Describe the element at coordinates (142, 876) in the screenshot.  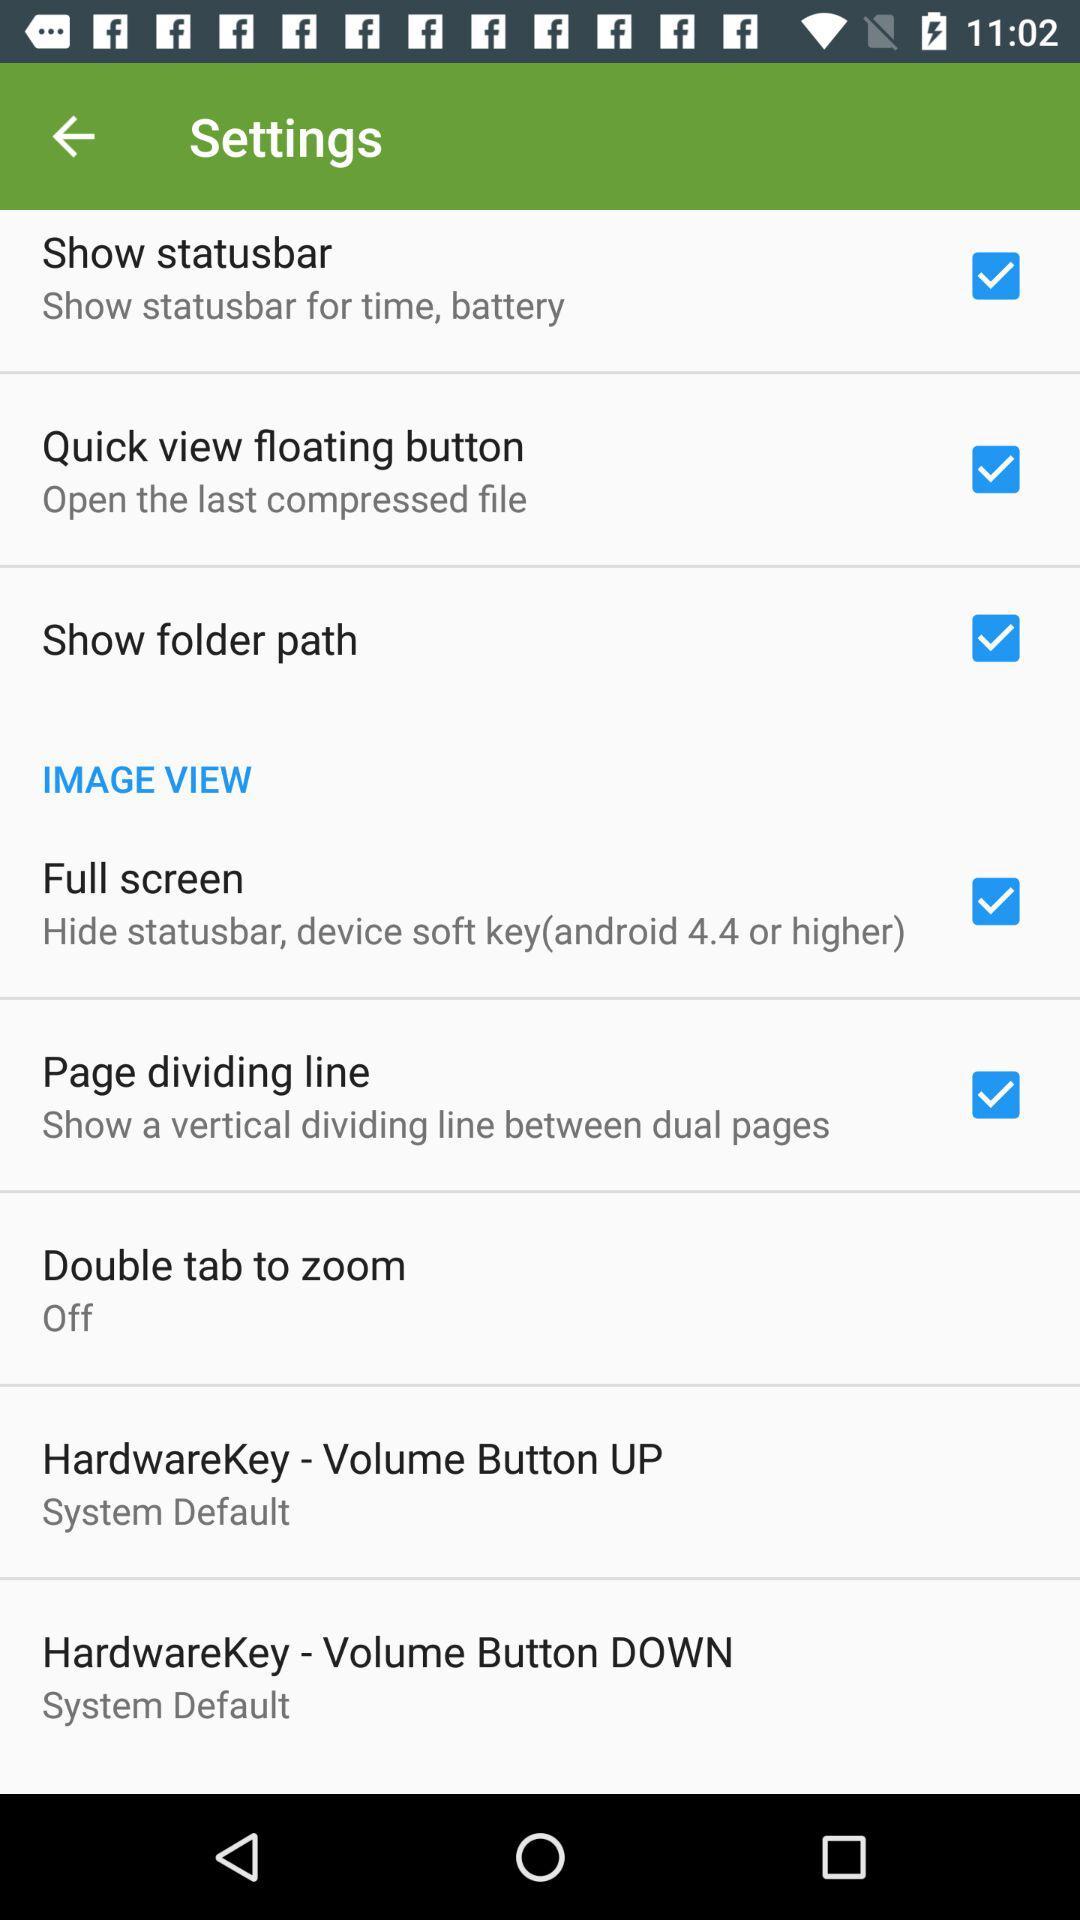
I see `the item below the image view icon` at that location.